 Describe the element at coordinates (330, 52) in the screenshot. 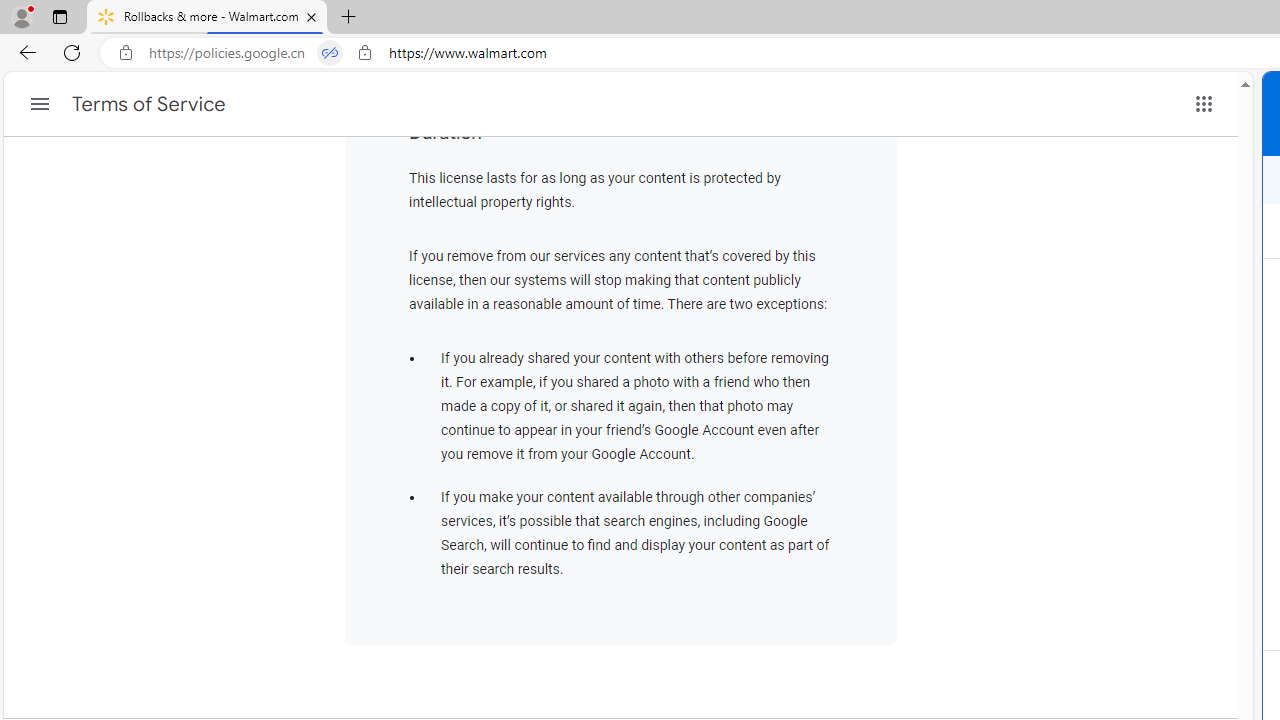

I see `'Tabs in split screen'` at that location.